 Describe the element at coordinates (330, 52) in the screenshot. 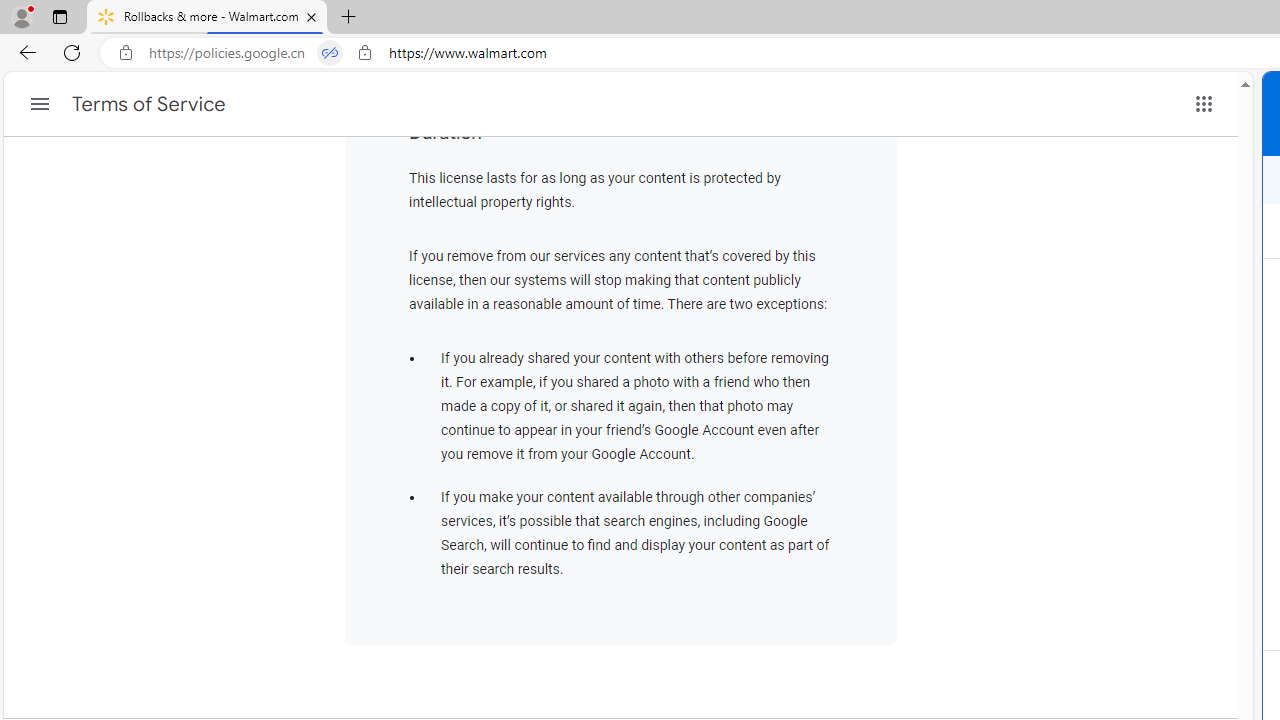

I see `'Tabs in split screen'` at that location.